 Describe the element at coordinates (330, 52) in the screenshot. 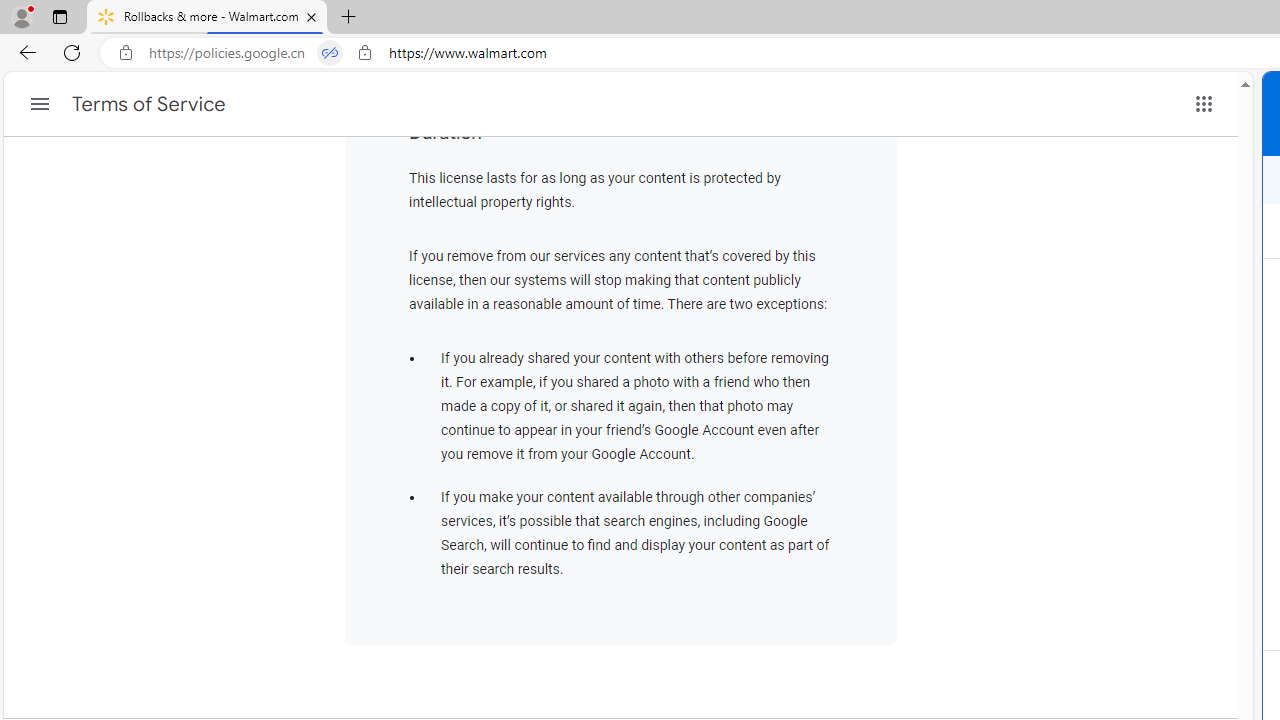

I see `'Tabs in split screen'` at that location.